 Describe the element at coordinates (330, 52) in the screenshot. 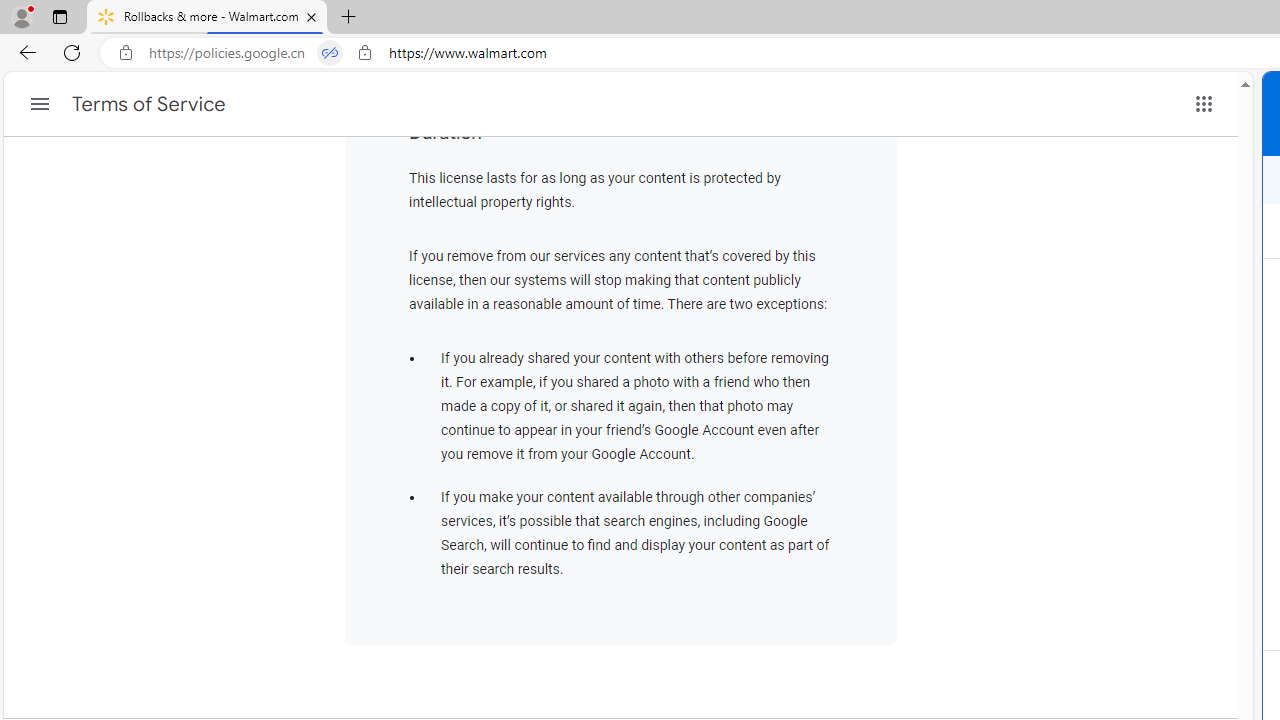

I see `'Tabs in split screen'` at that location.